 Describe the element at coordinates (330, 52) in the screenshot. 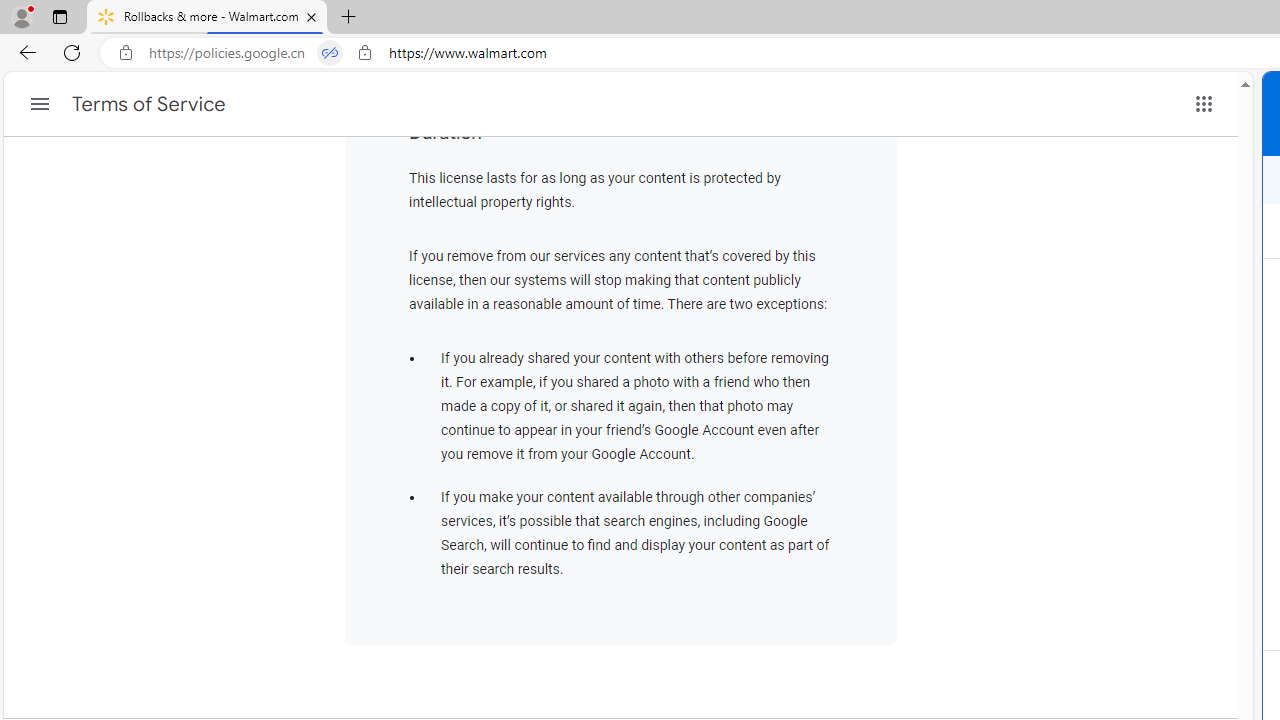

I see `'Tabs in split screen'` at that location.